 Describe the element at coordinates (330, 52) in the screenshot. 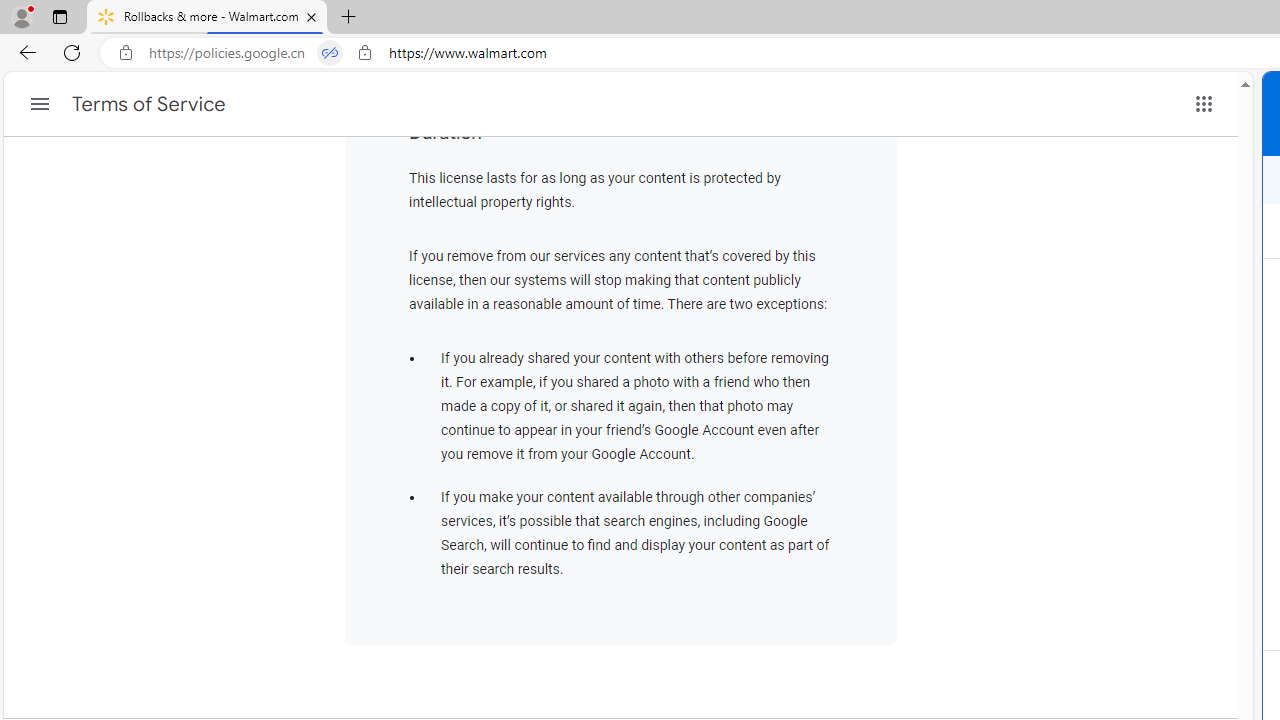

I see `'Tabs in split screen'` at that location.